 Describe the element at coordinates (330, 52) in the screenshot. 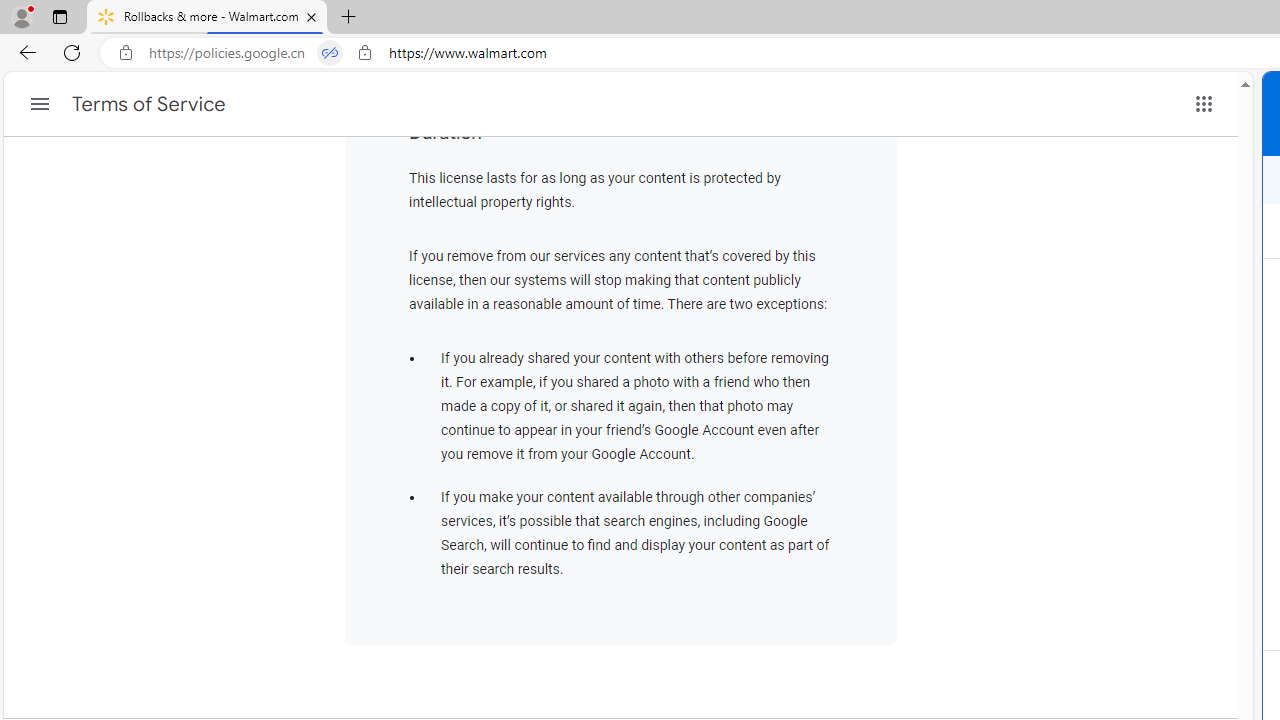

I see `'Tabs in split screen'` at that location.